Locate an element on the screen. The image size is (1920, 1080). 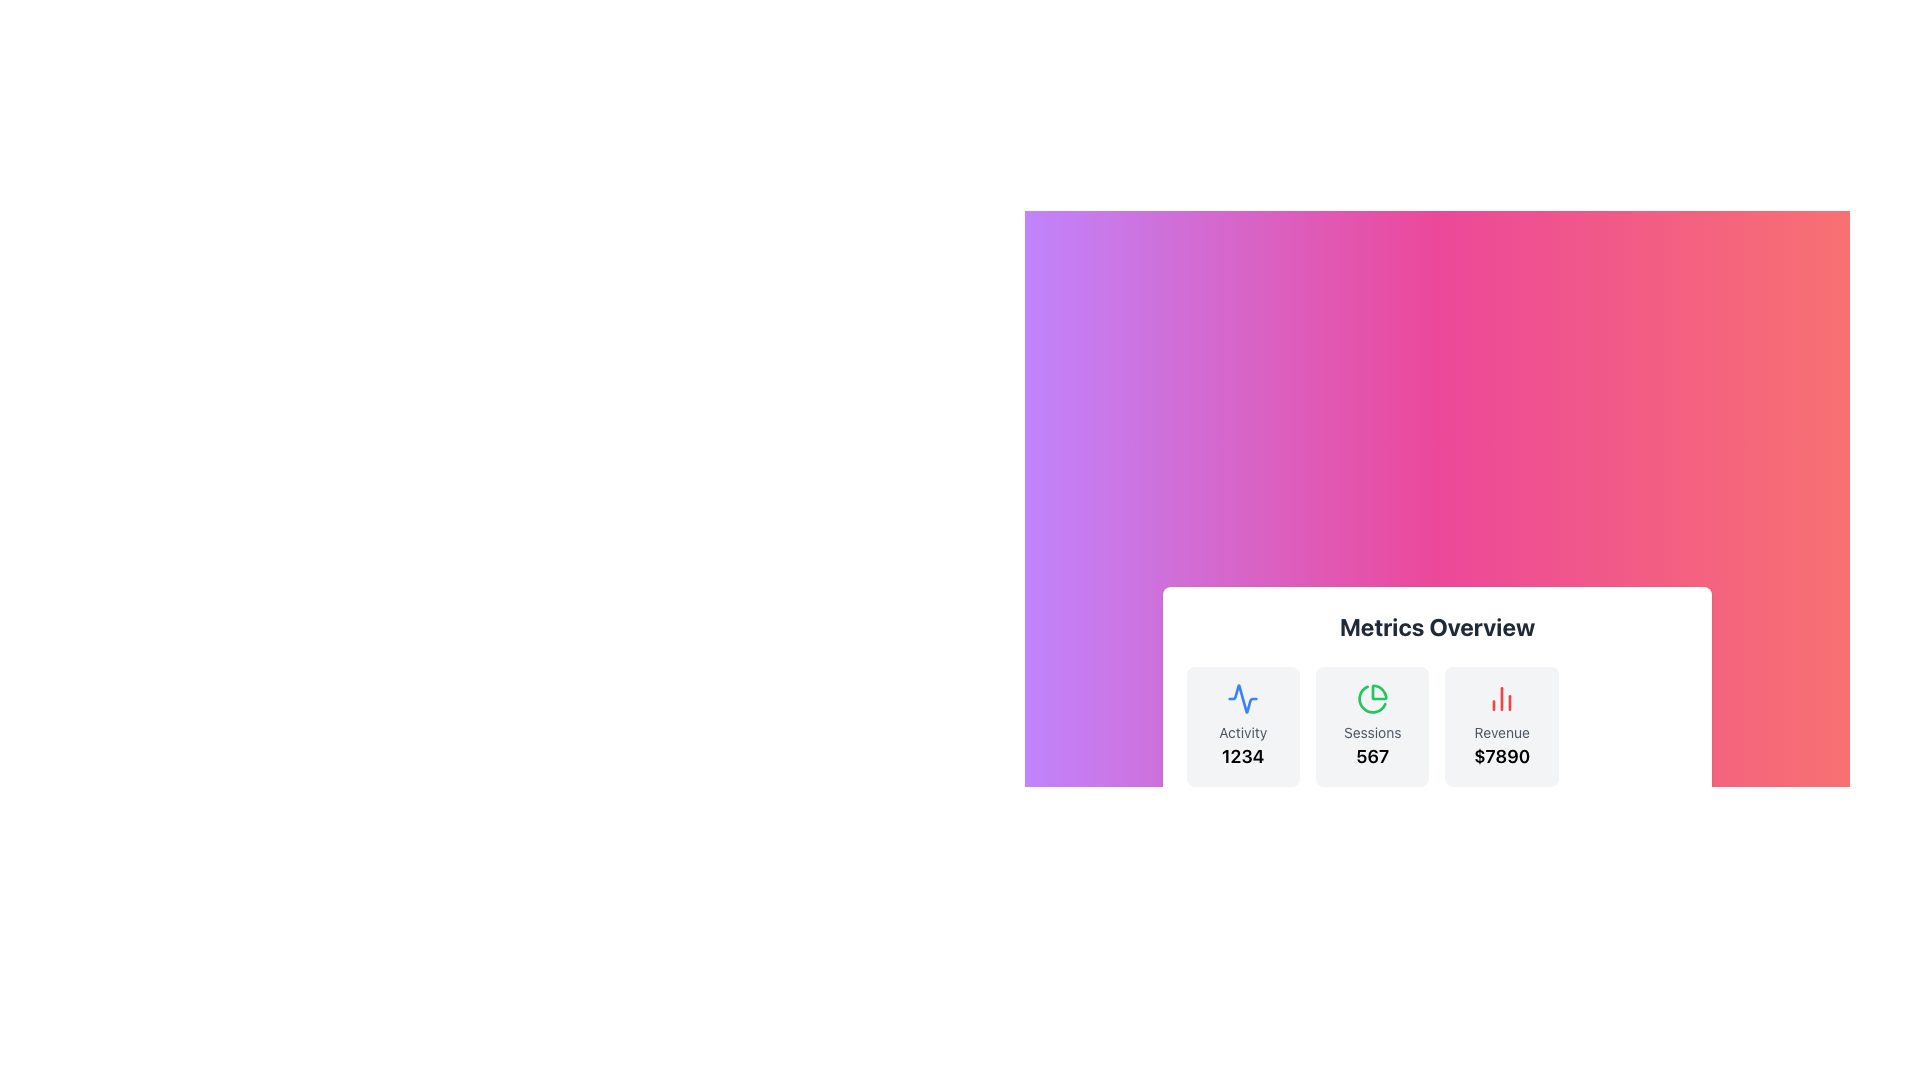
displayed revenue value from the Text Display located in the financial metrics overview section, under the label 'Revenue' is located at coordinates (1502, 756).